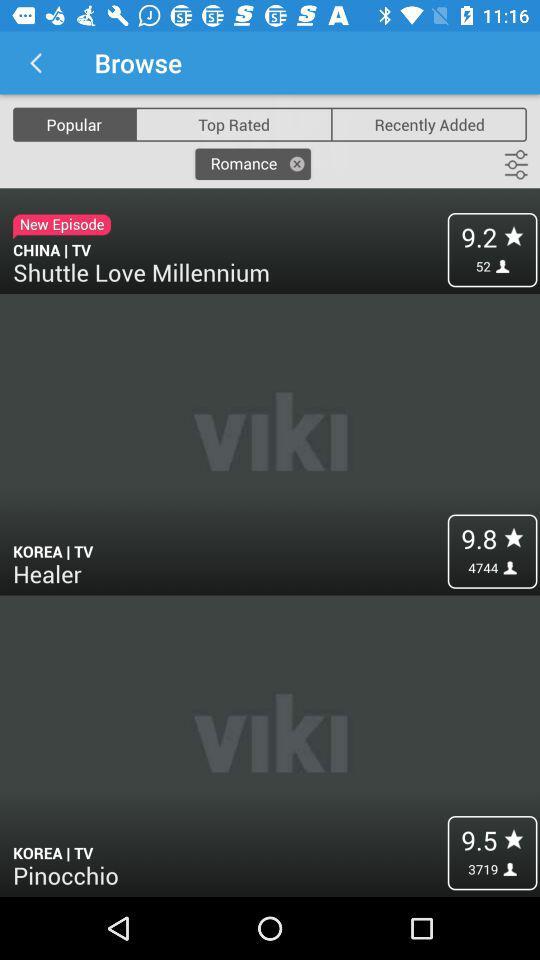 Image resolution: width=540 pixels, height=960 pixels. Describe the element at coordinates (428, 123) in the screenshot. I see `recently added` at that location.